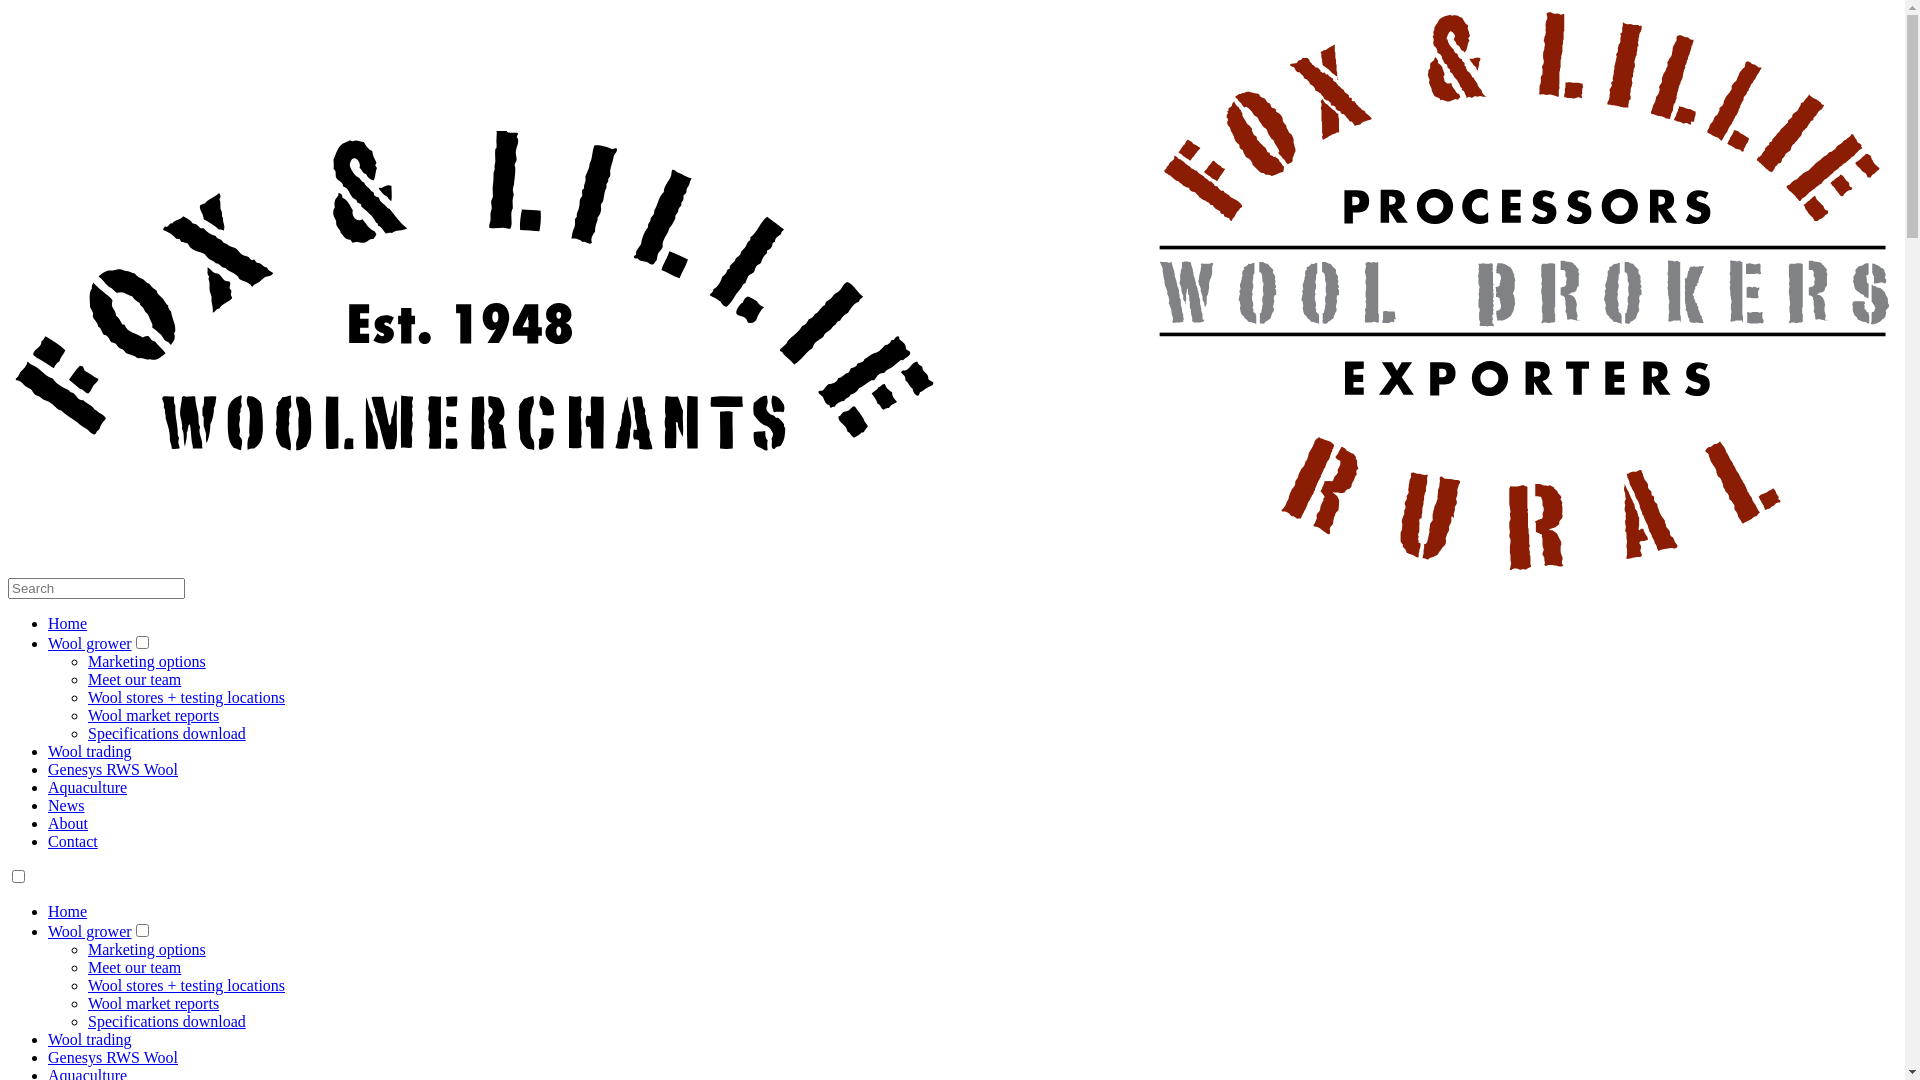  What do you see at coordinates (112, 1056) in the screenshot?
I see `'Genesys RWS Wool'` at bounding box center [112, 1056].